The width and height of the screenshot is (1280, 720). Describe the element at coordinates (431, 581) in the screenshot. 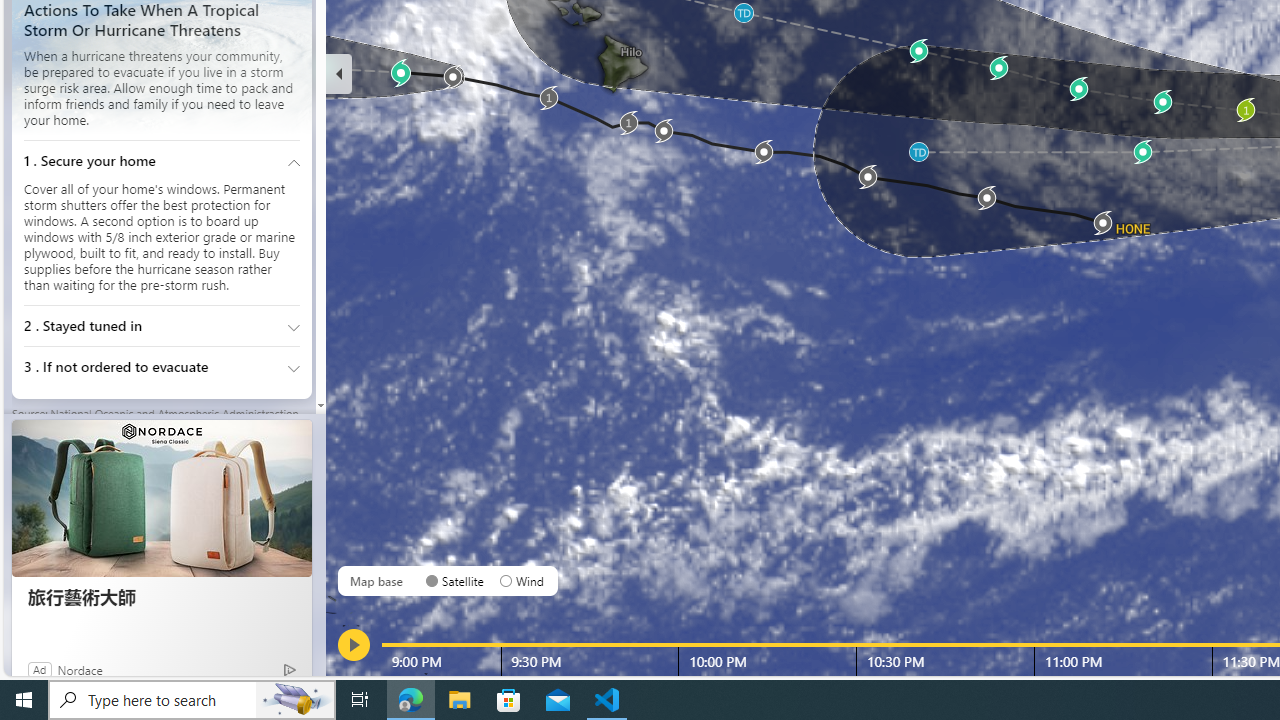

I see `'AutomationID: radioButton-DS-EntryPoint1-1-layer-subtype-0-0'` at that location.